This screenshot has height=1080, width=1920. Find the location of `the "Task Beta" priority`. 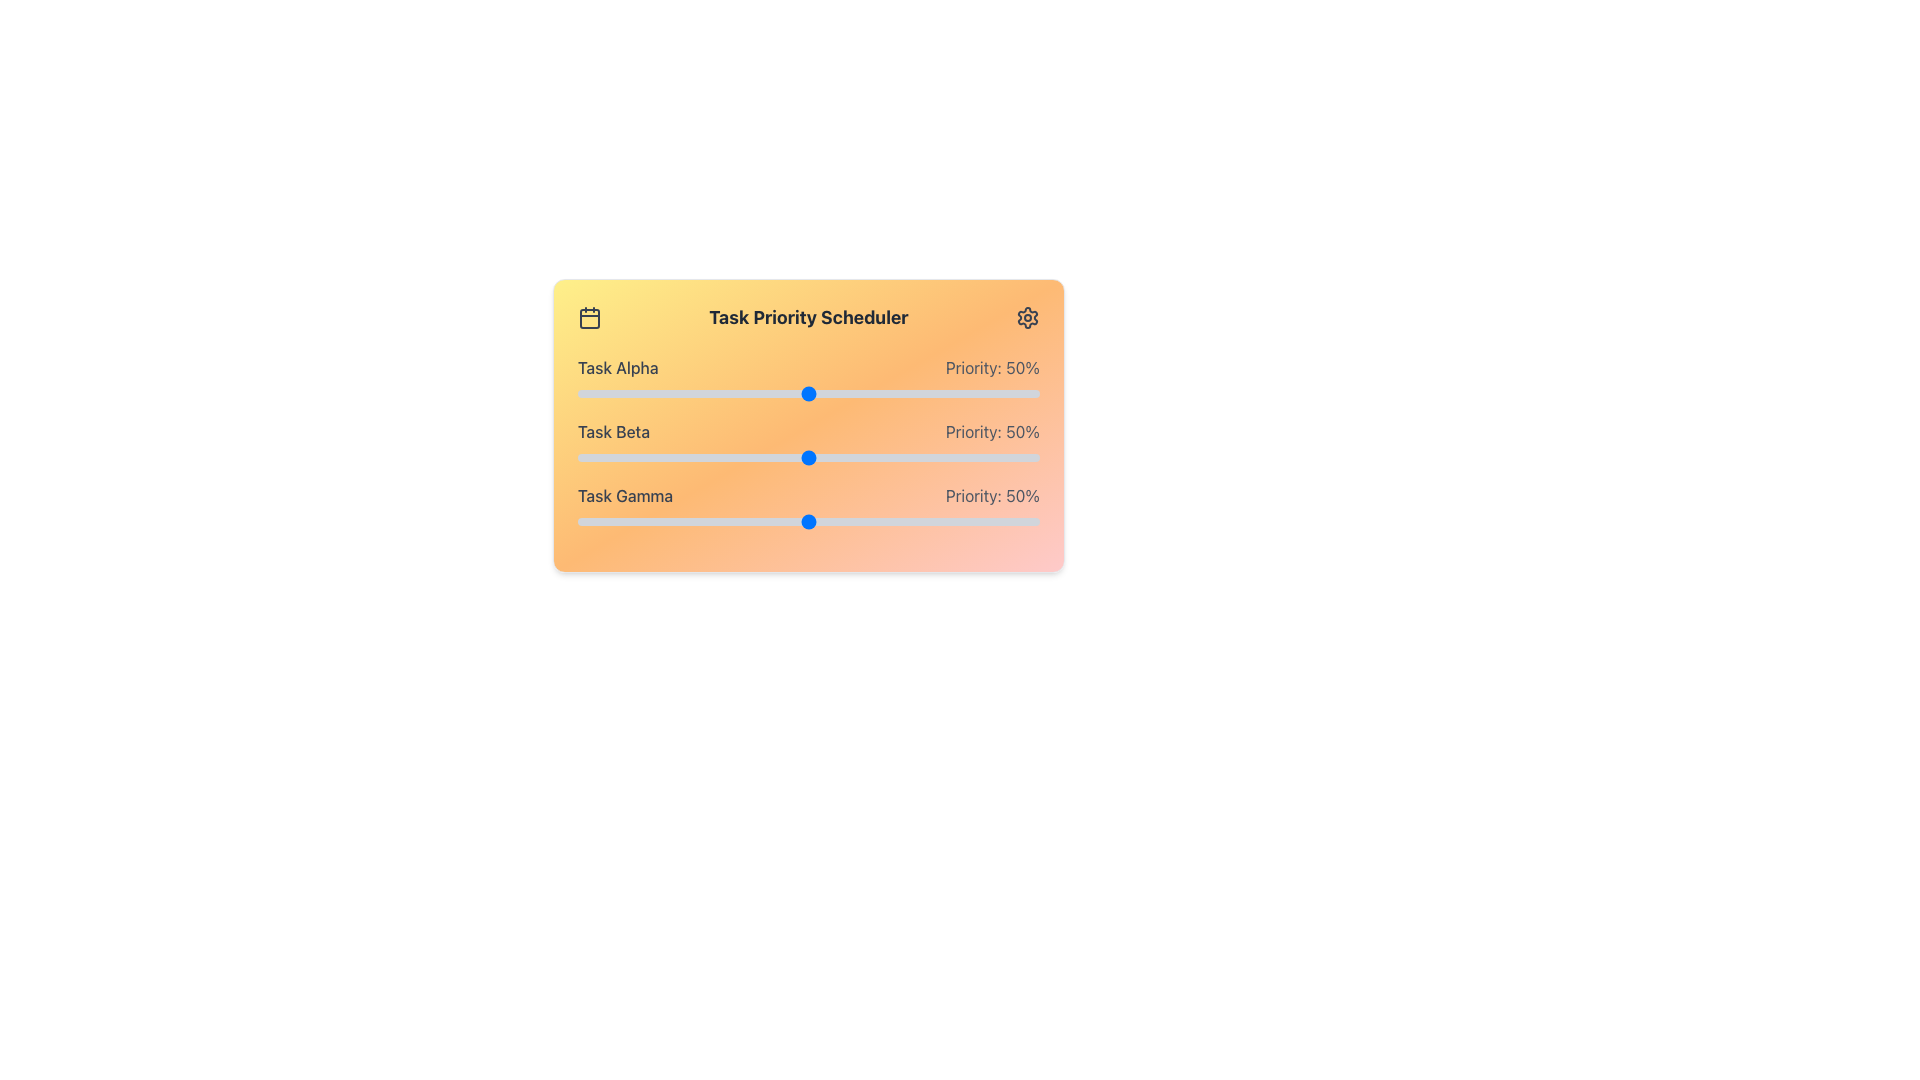

the "Task Beta" priority is located at coordinates (651, 458).